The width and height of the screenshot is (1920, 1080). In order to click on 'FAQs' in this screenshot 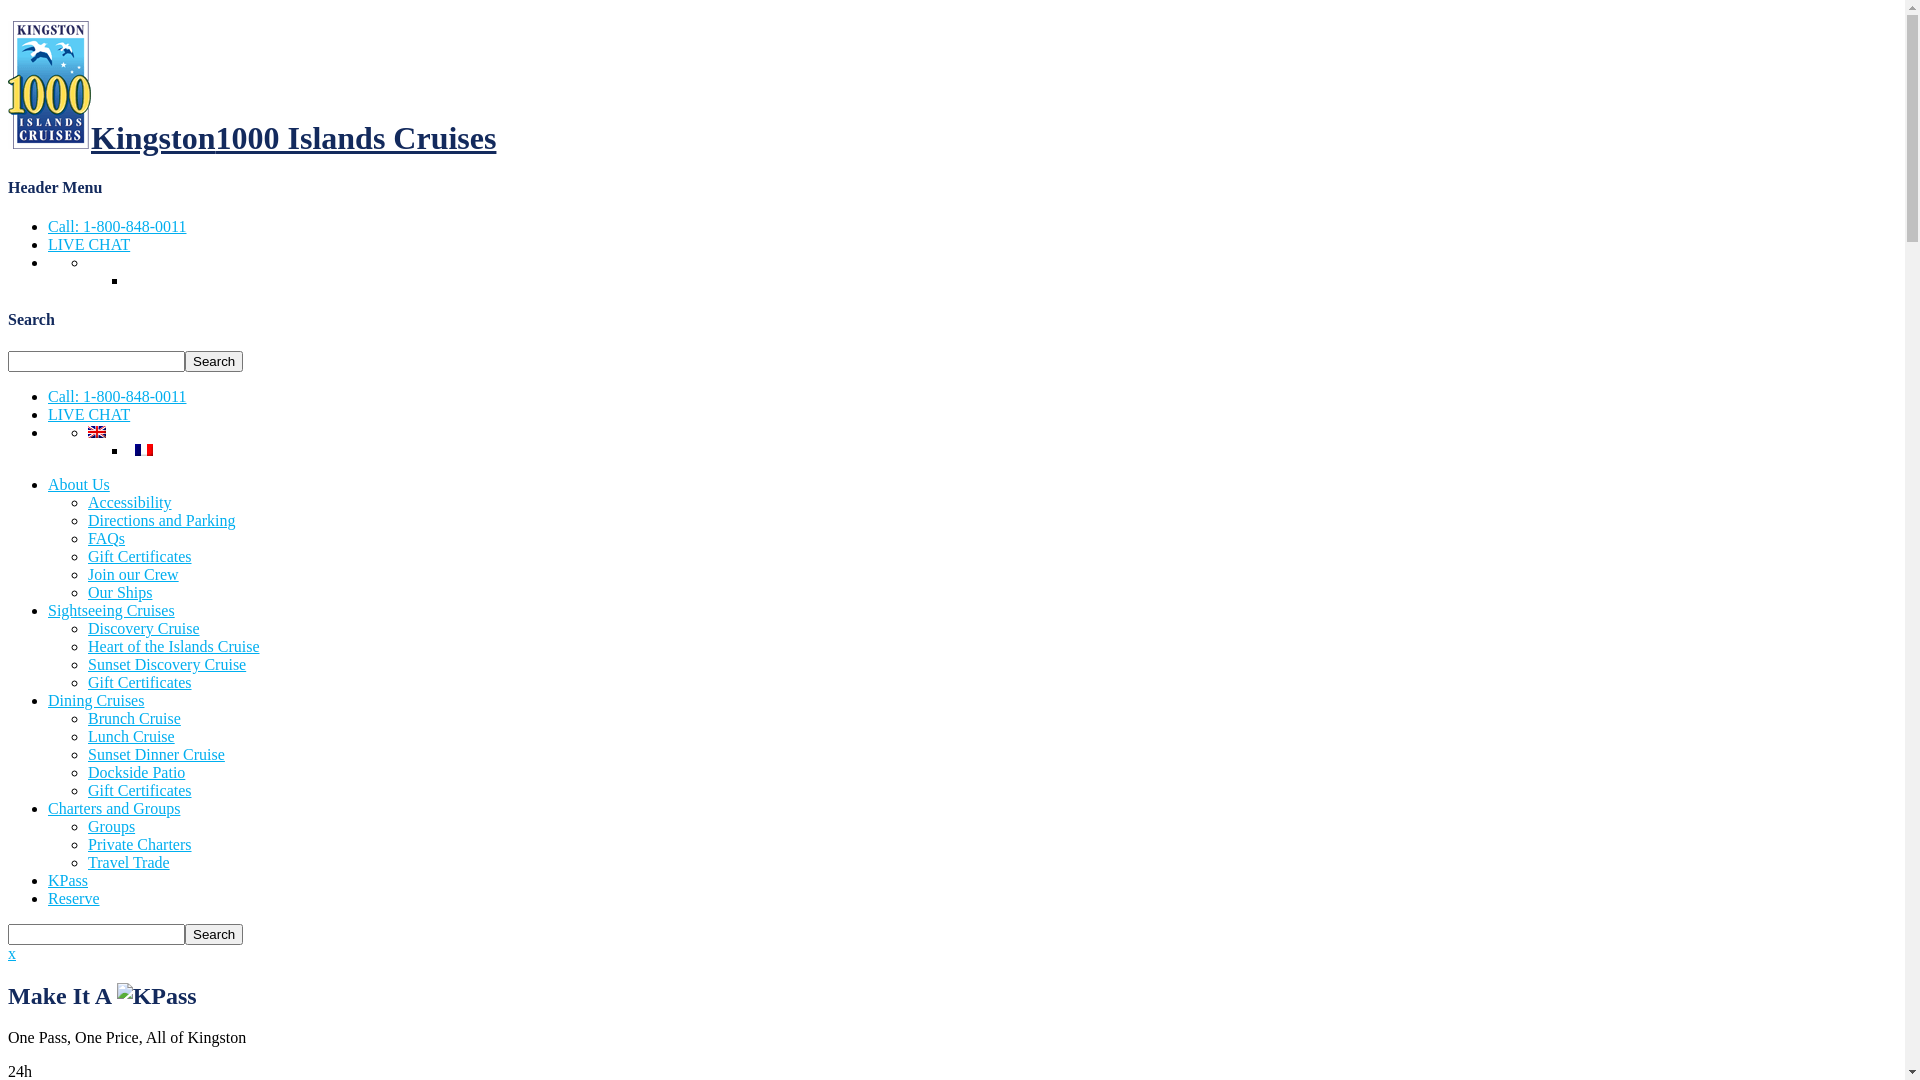, I will do `click(105, 537)`.